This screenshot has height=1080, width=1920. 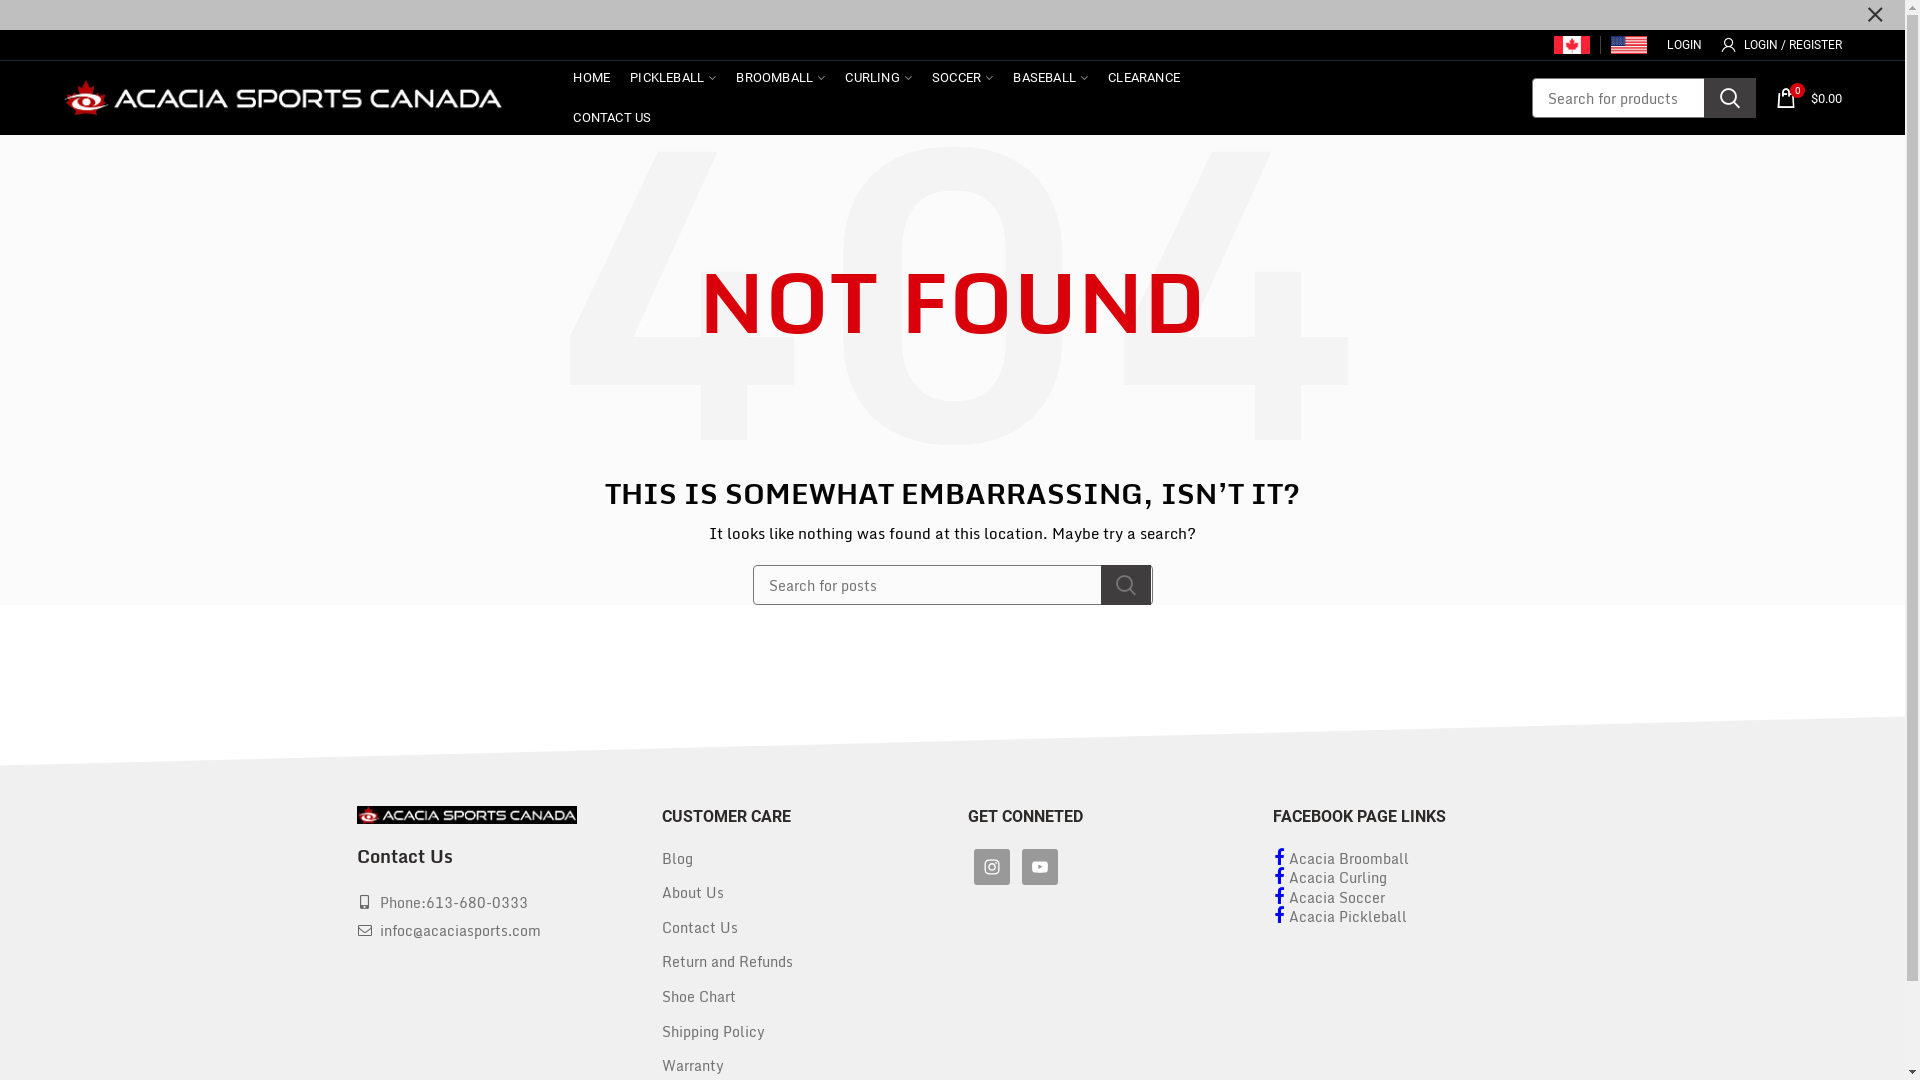 I want to click on 'PICKLEBALL', so click(x=618, y=76).